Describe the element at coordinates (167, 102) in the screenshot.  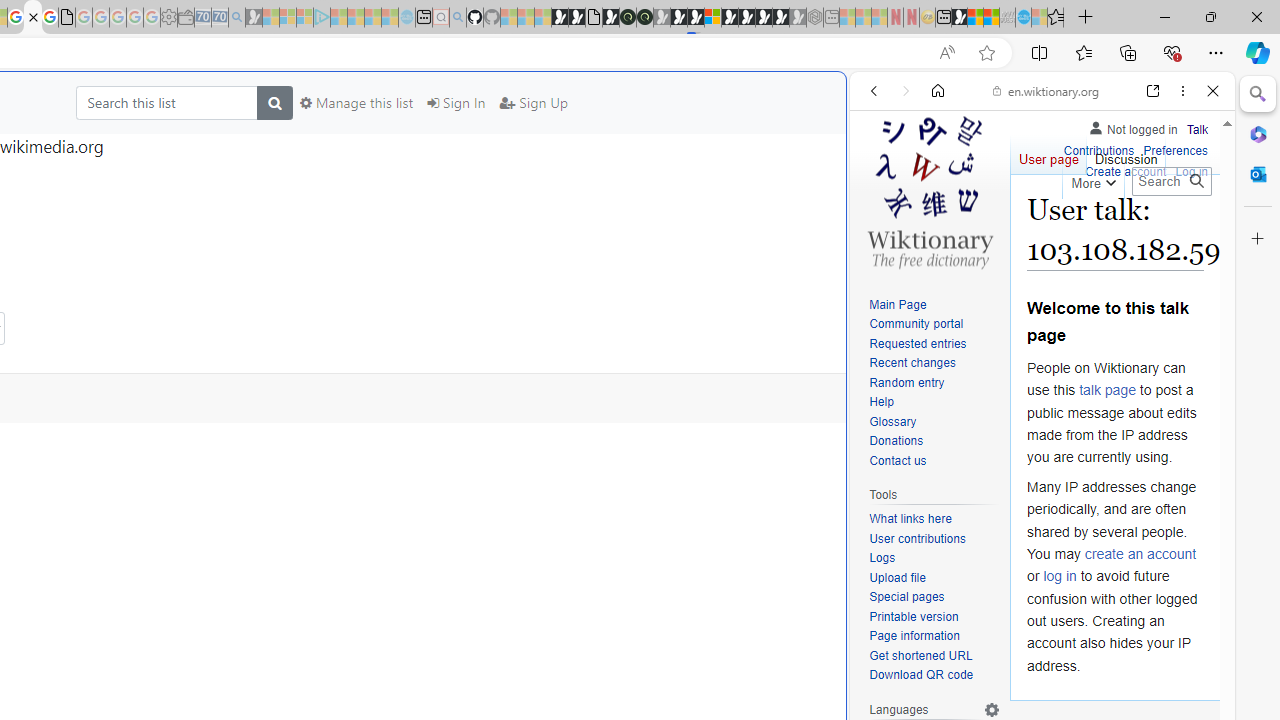
I see `'Search this list'` at that location.